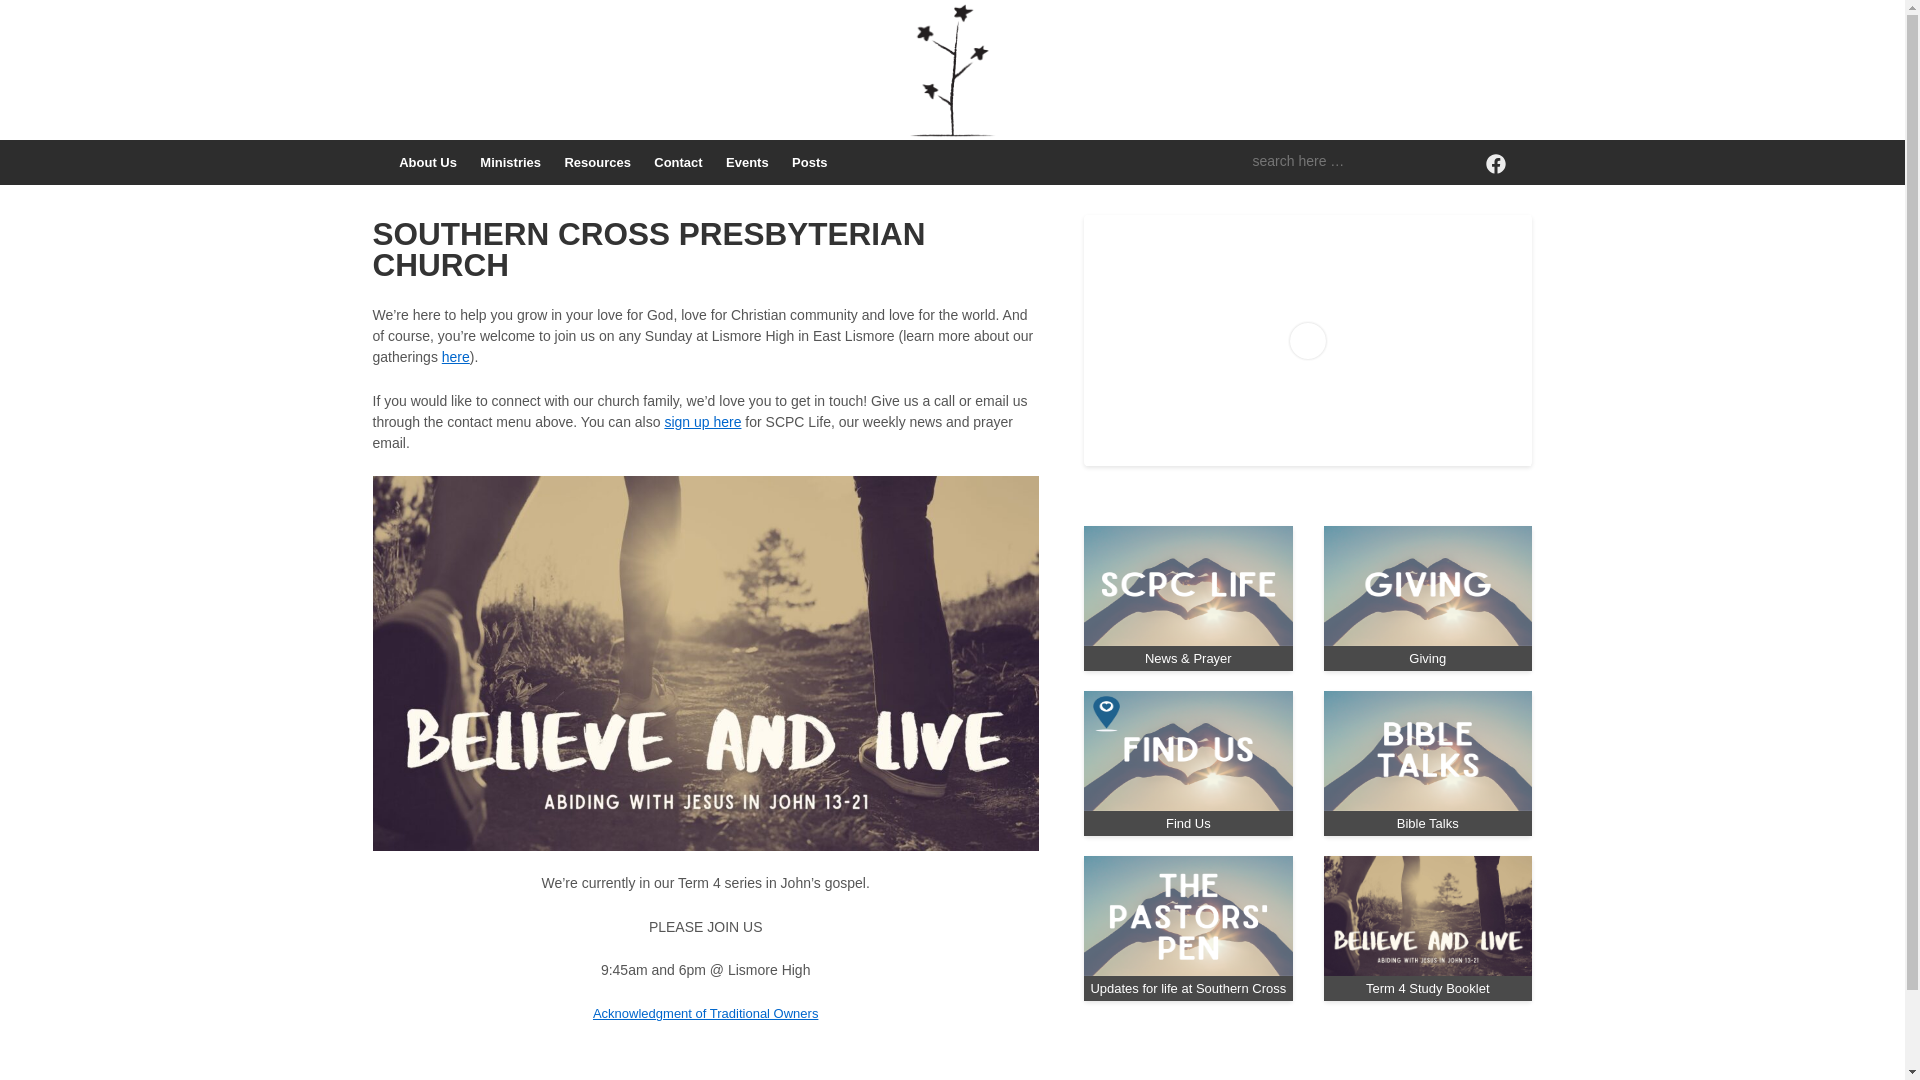 The width and height of the screenshot is (1920, 1080). I want to click on 'Ministries', so click(510, 161).